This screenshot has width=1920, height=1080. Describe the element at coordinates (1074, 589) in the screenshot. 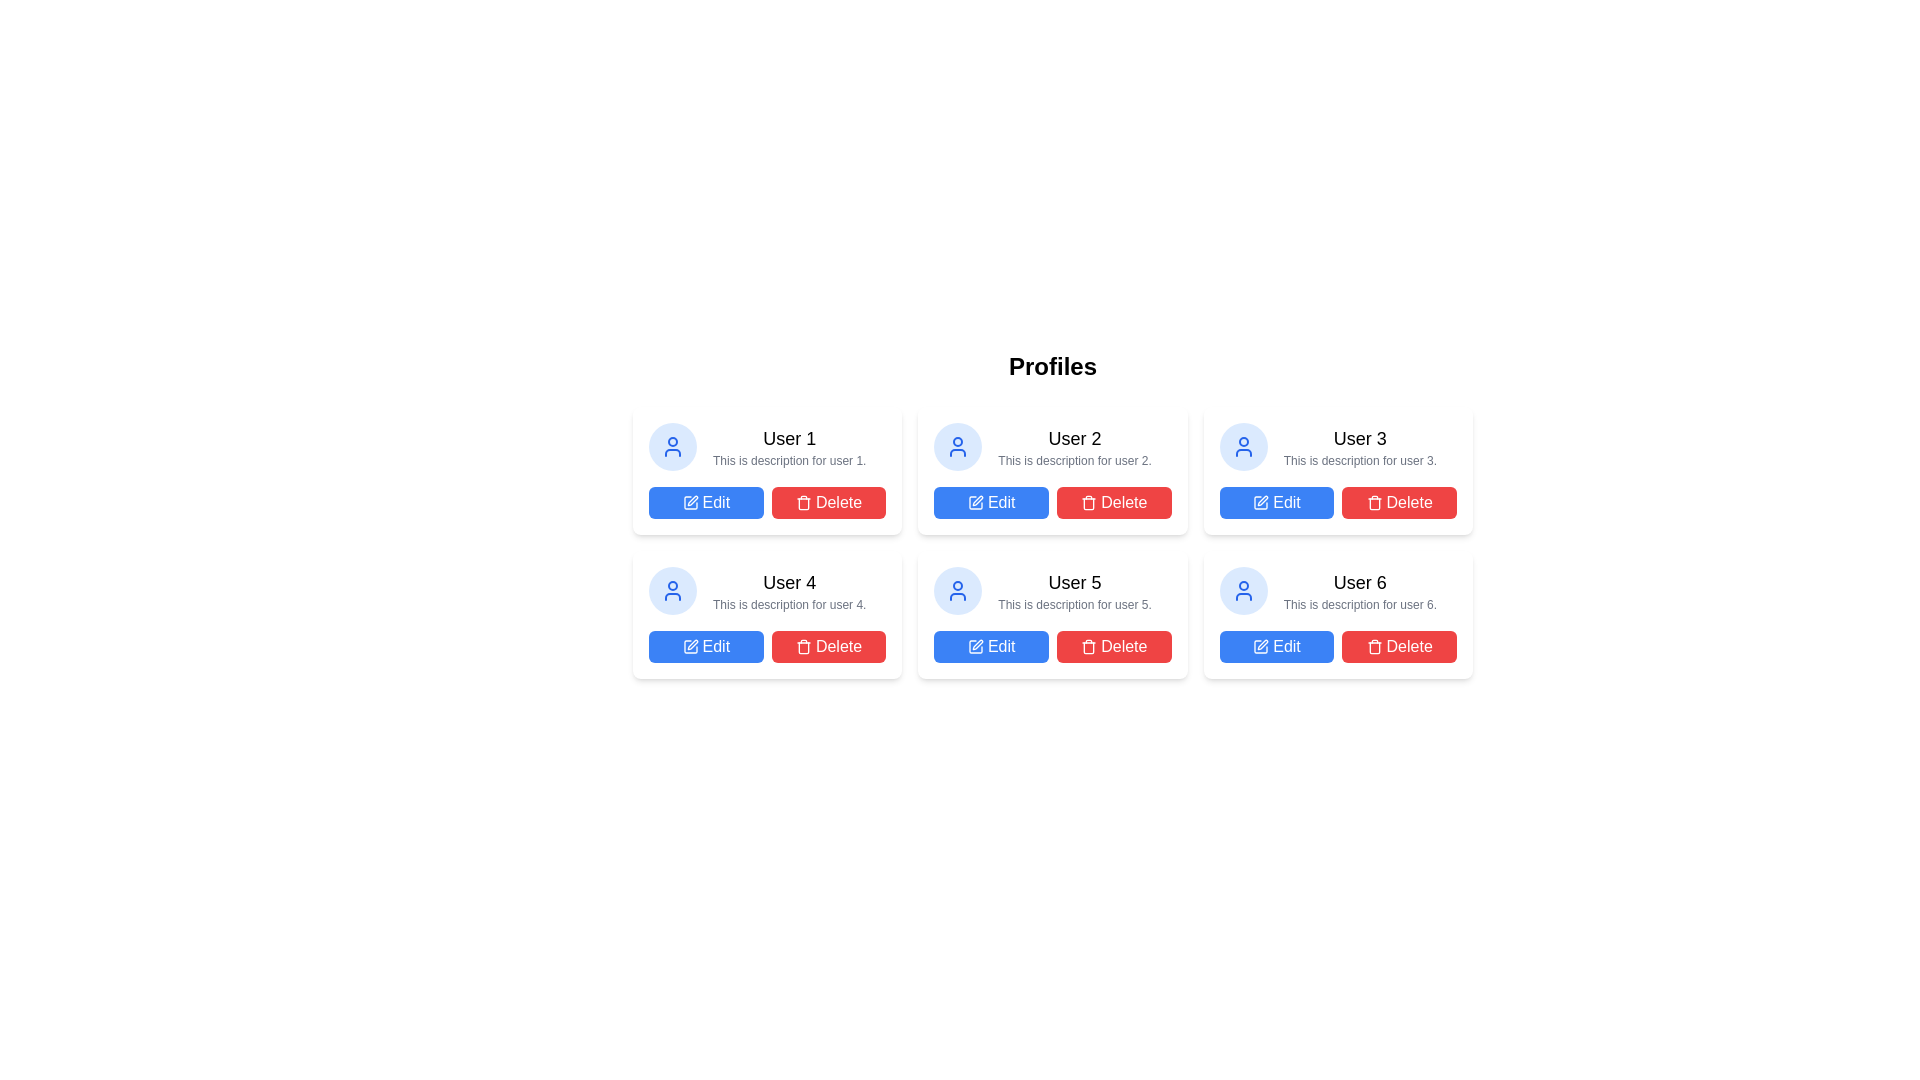

I see `the text label component displaying 'User 5' with a bold font and its subtitle in a smaller, grayed-out font, located in the second card of the second row in the user profile grid` at that location.